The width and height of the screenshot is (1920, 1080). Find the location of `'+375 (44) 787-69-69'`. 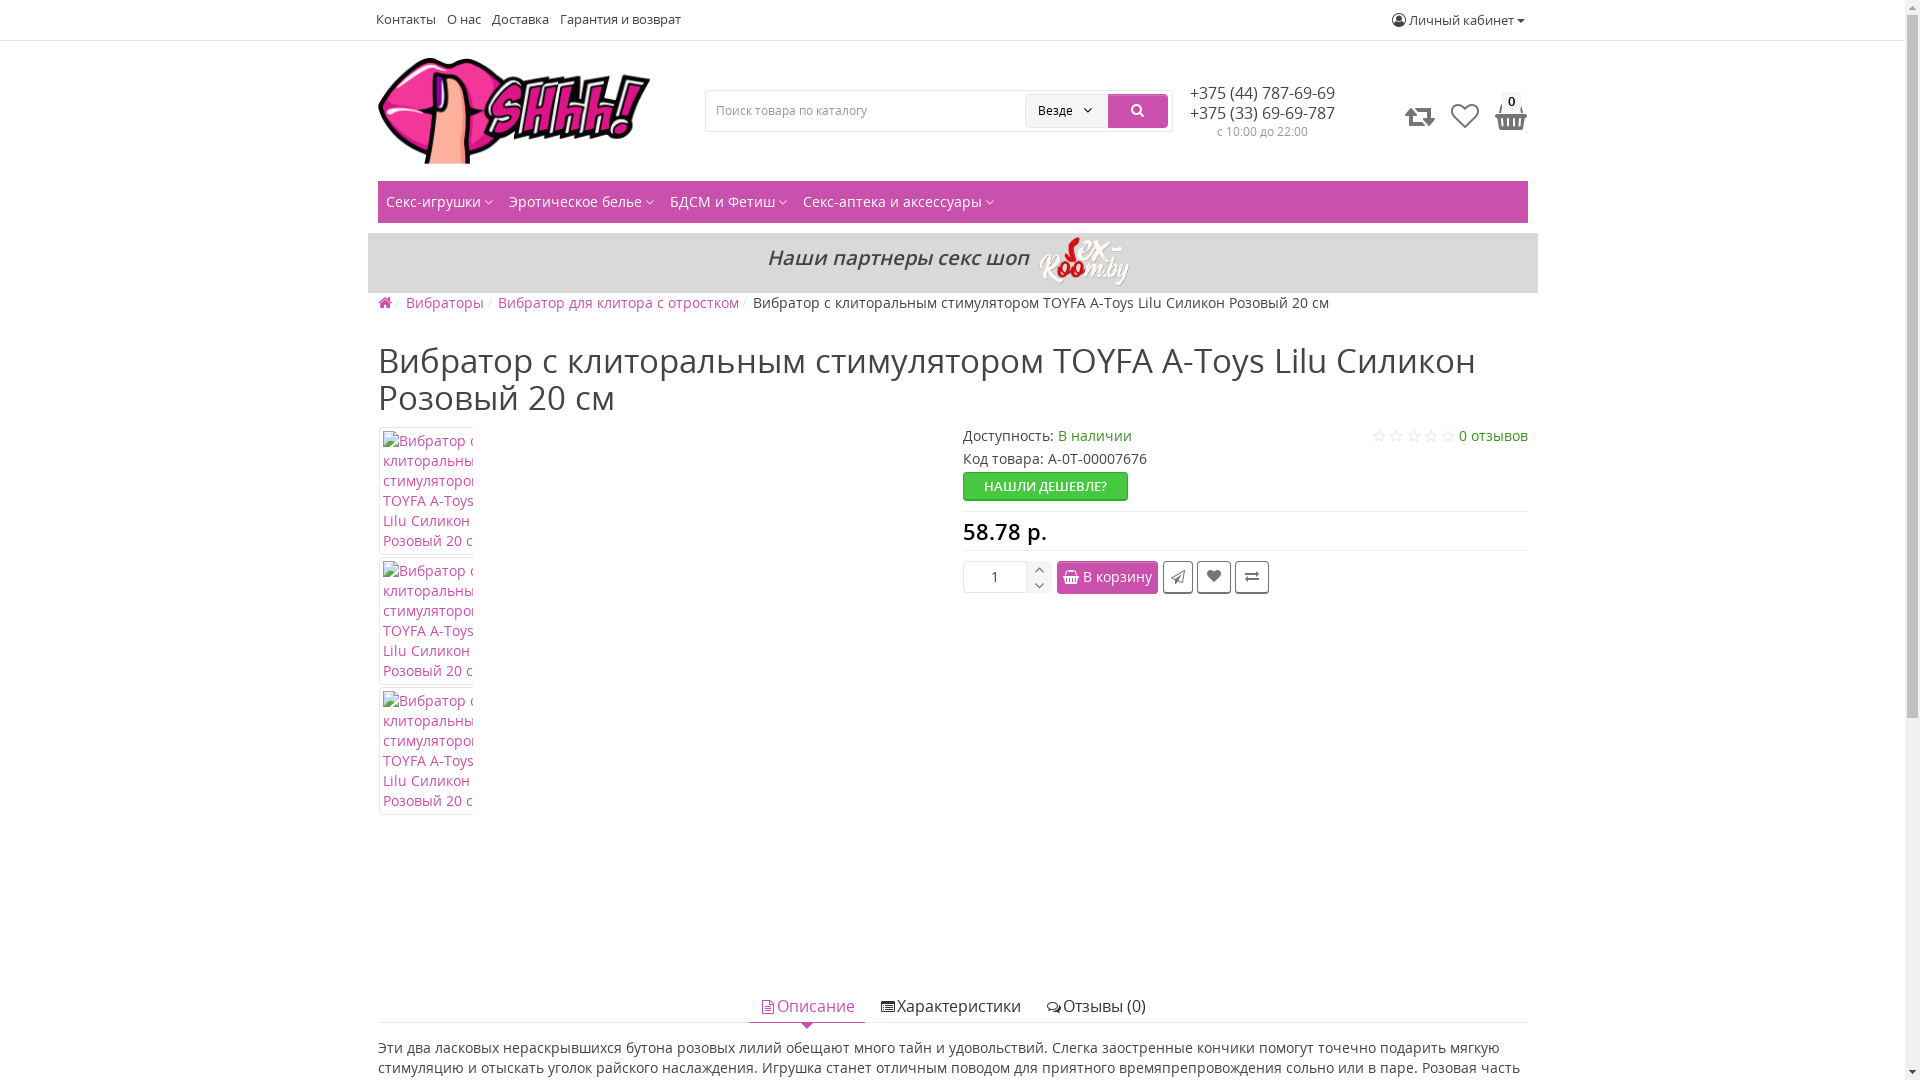

'+375 (44) 787-69-69' is located at coordinates (1261, 92).